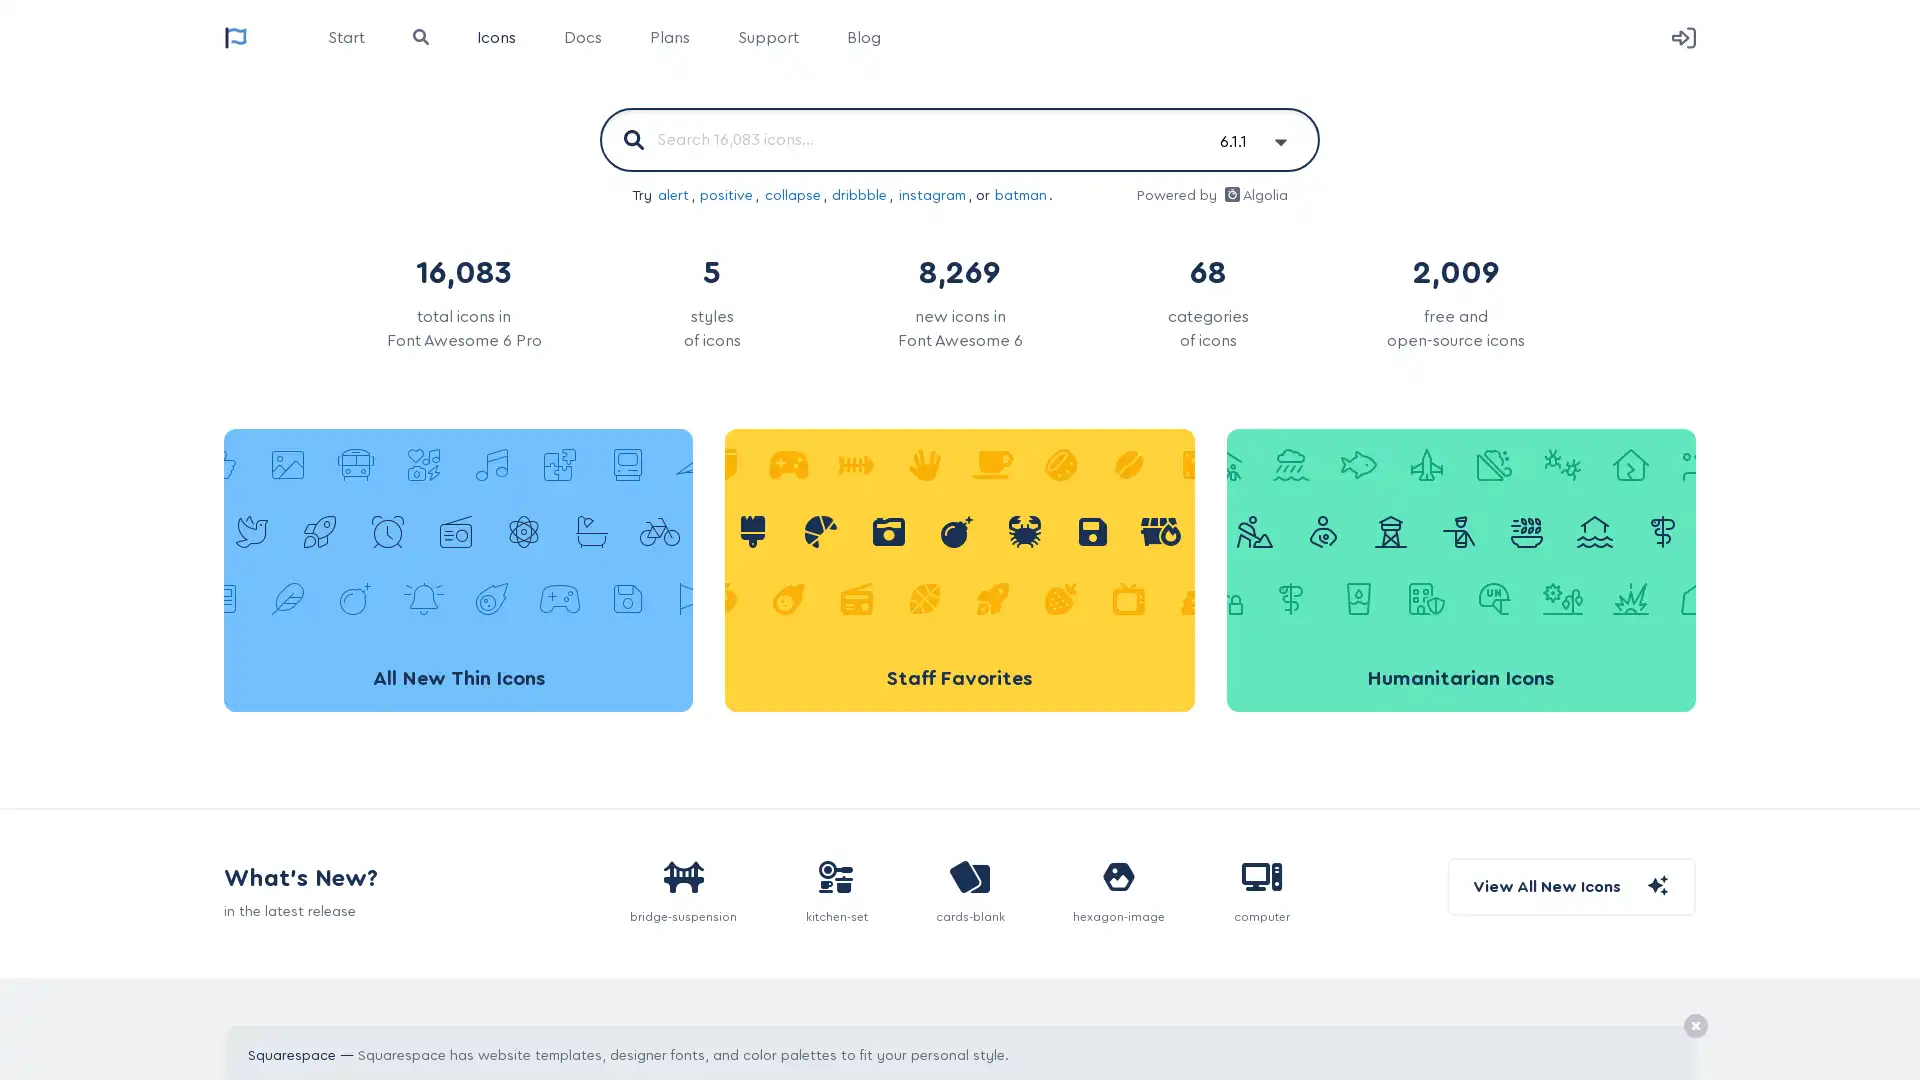 This screenshot has width=1920, height=1080. I want to click on batman, so click(1021, 196).